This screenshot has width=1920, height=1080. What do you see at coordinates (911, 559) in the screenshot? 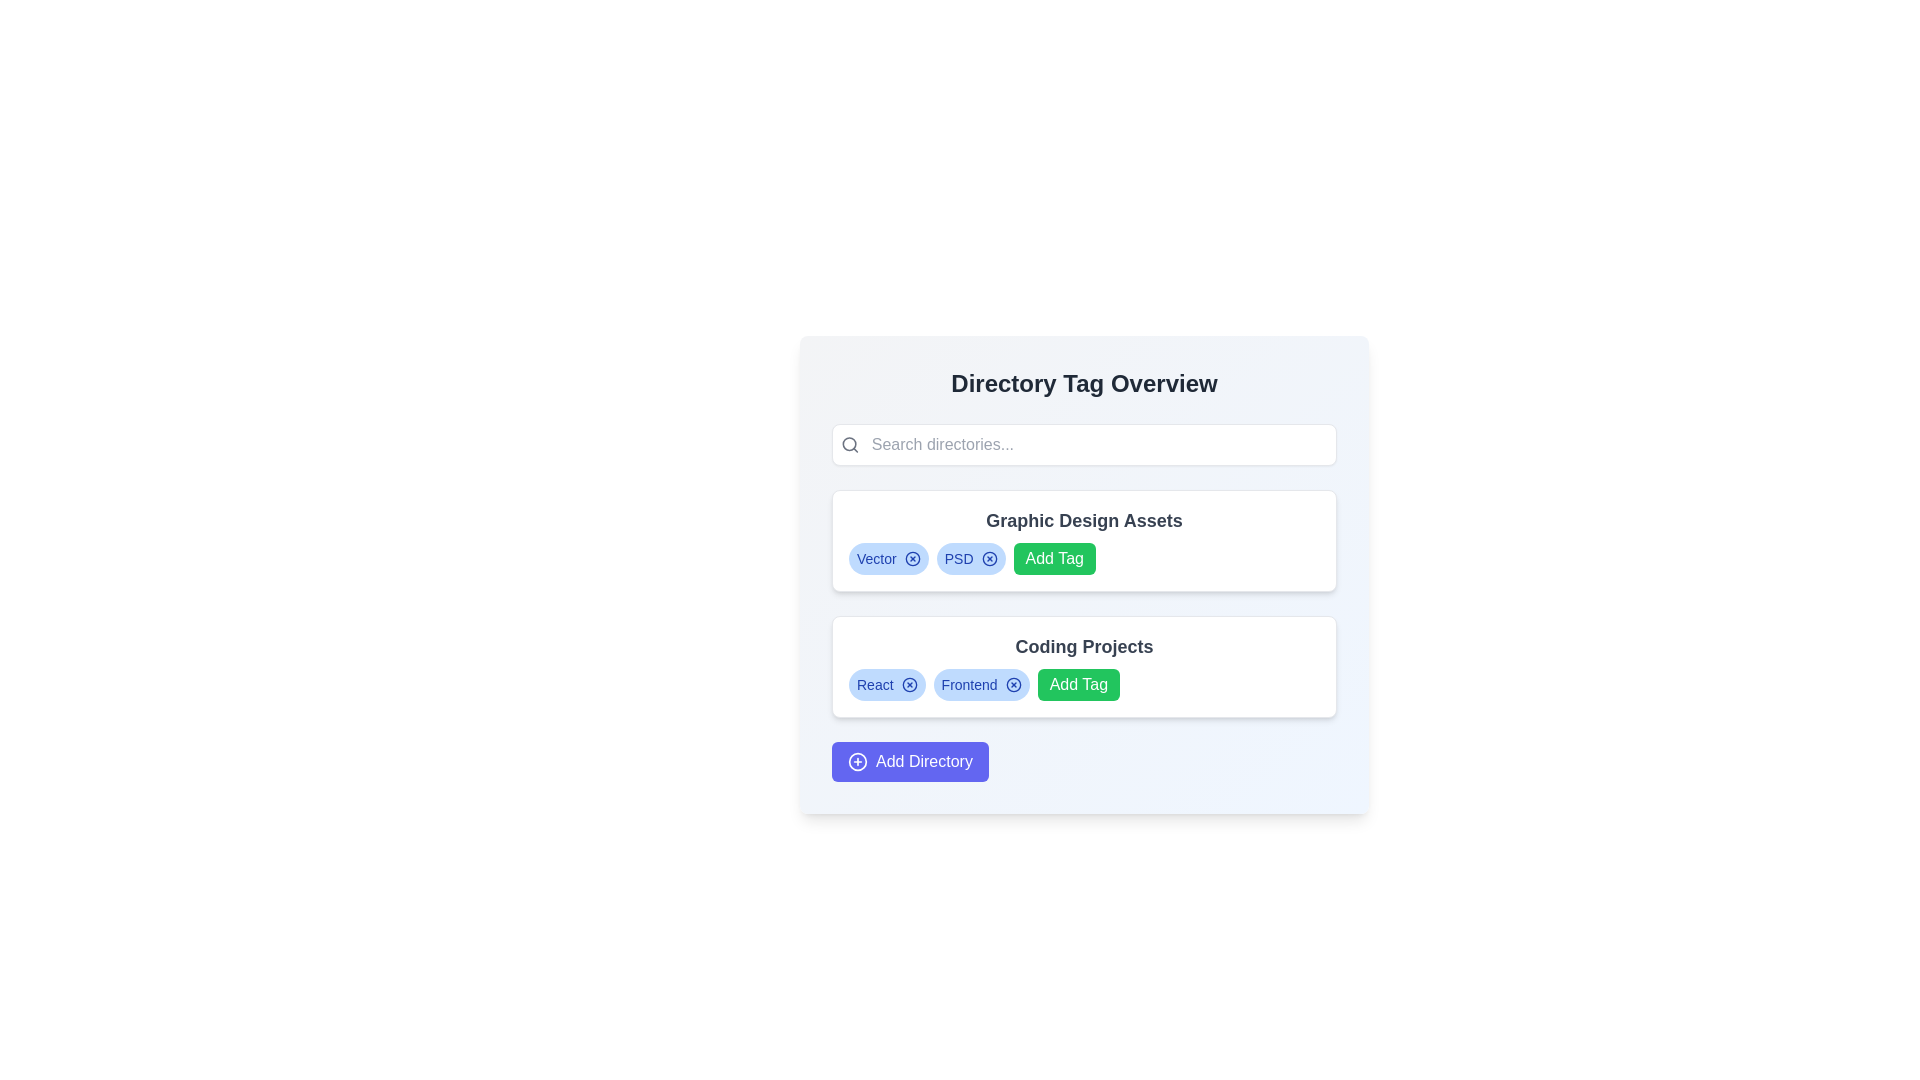
I see `the small circular X icon with a blue outline located on the far right side of the 'Vector' tag` at bounding box center [911, 559].